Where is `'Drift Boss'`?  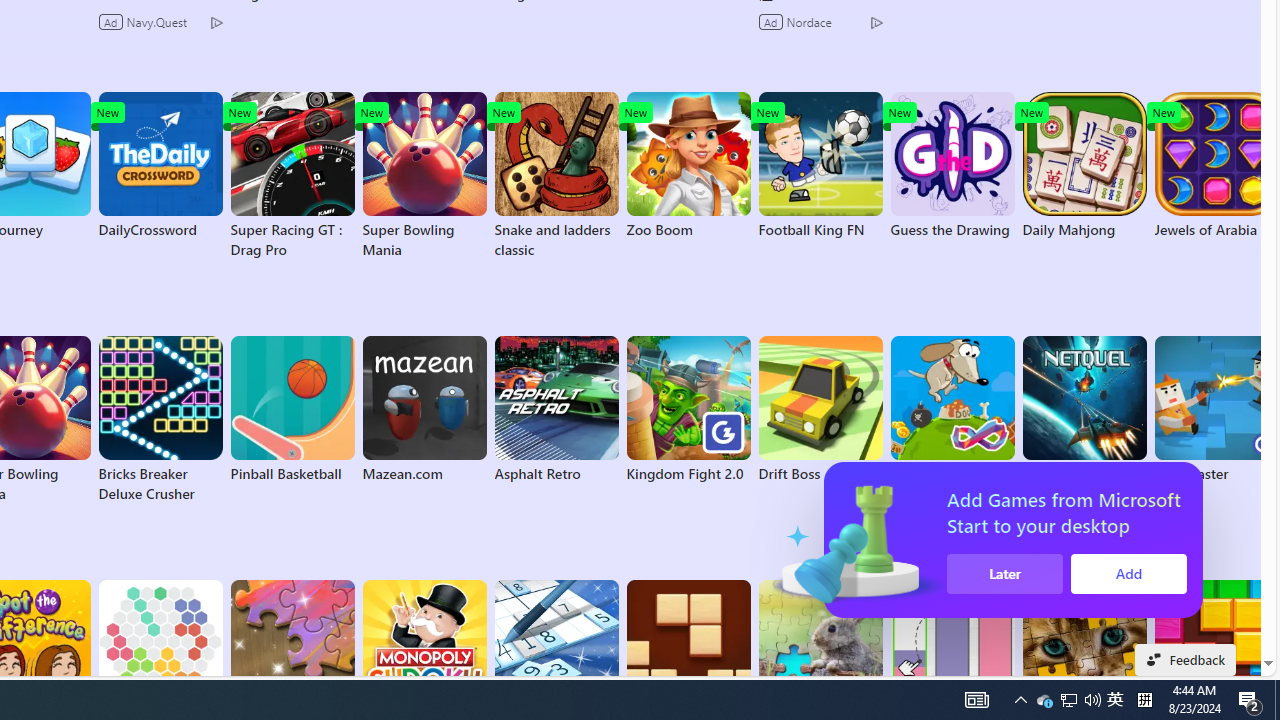
'Drift Boss' is located at coordinates (820, 409).